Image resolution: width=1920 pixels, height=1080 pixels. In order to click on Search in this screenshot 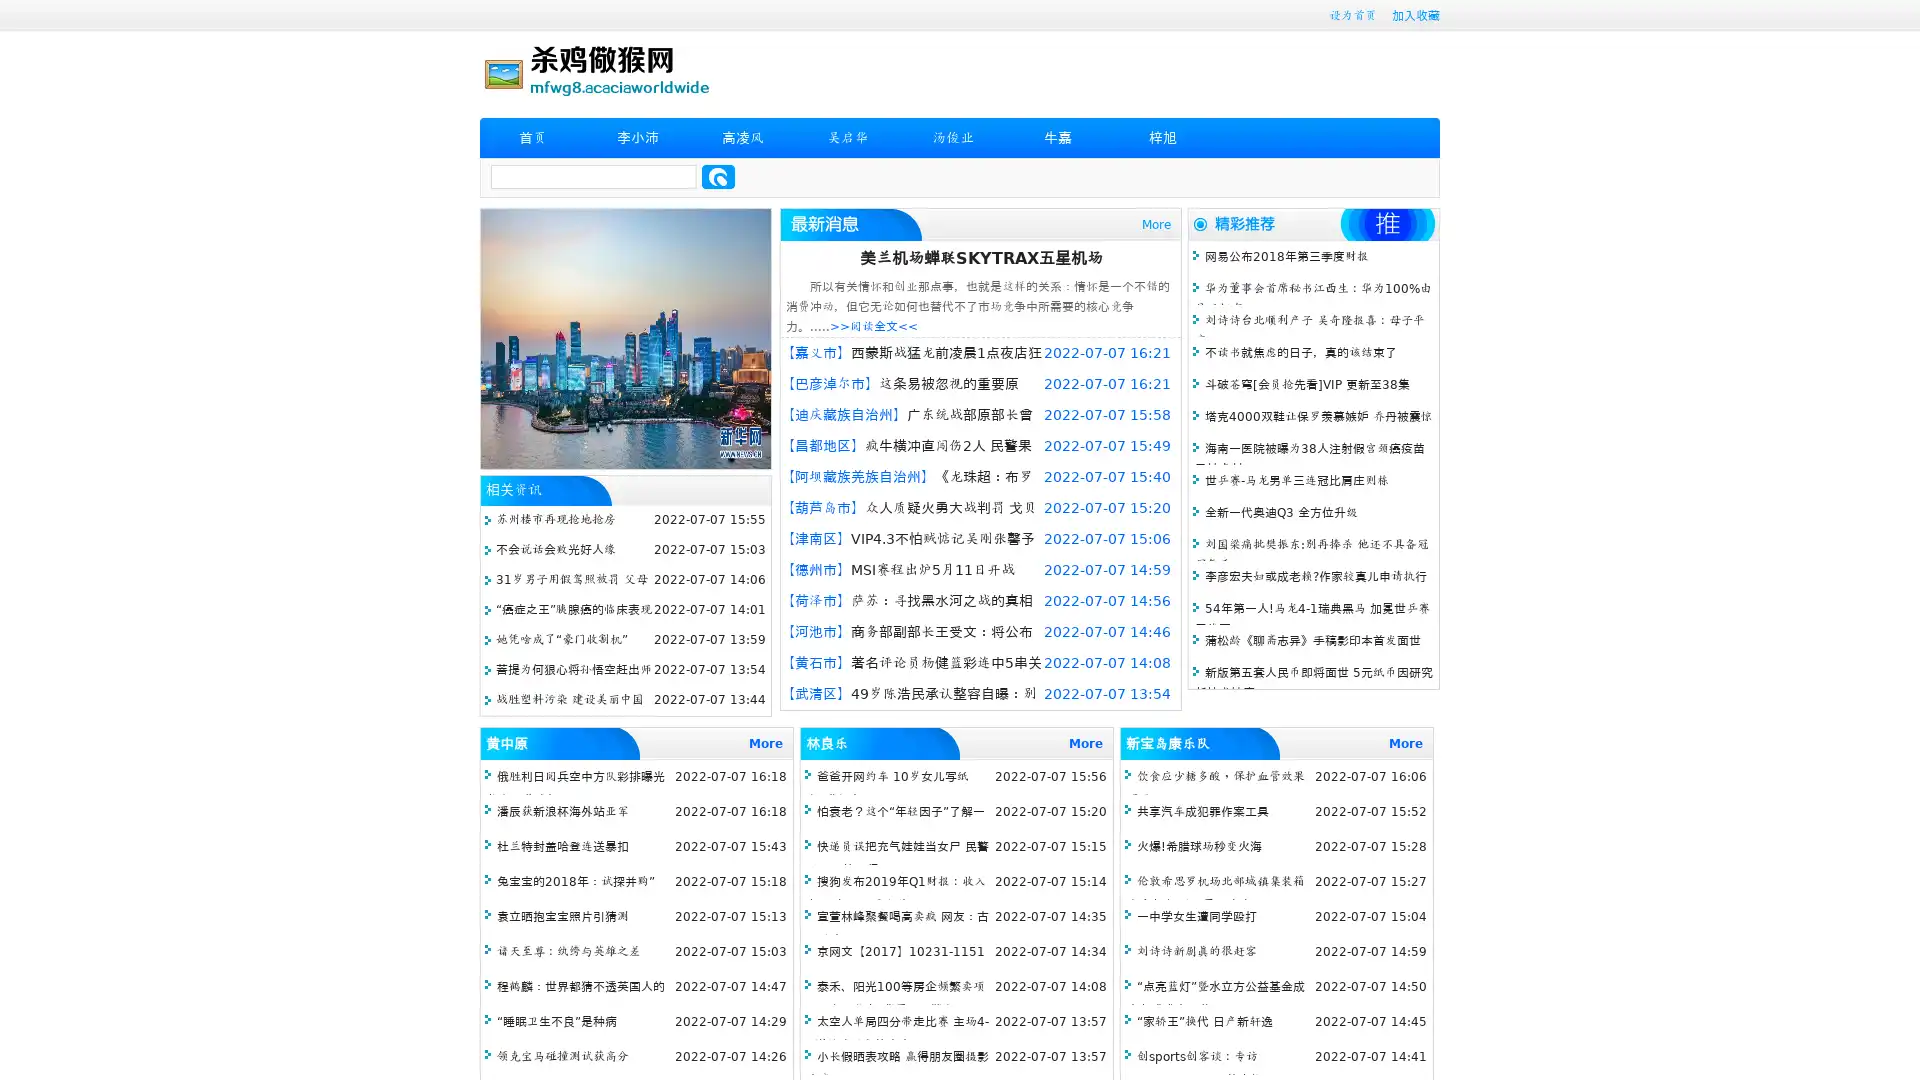, I will do `click(718, 176)`.